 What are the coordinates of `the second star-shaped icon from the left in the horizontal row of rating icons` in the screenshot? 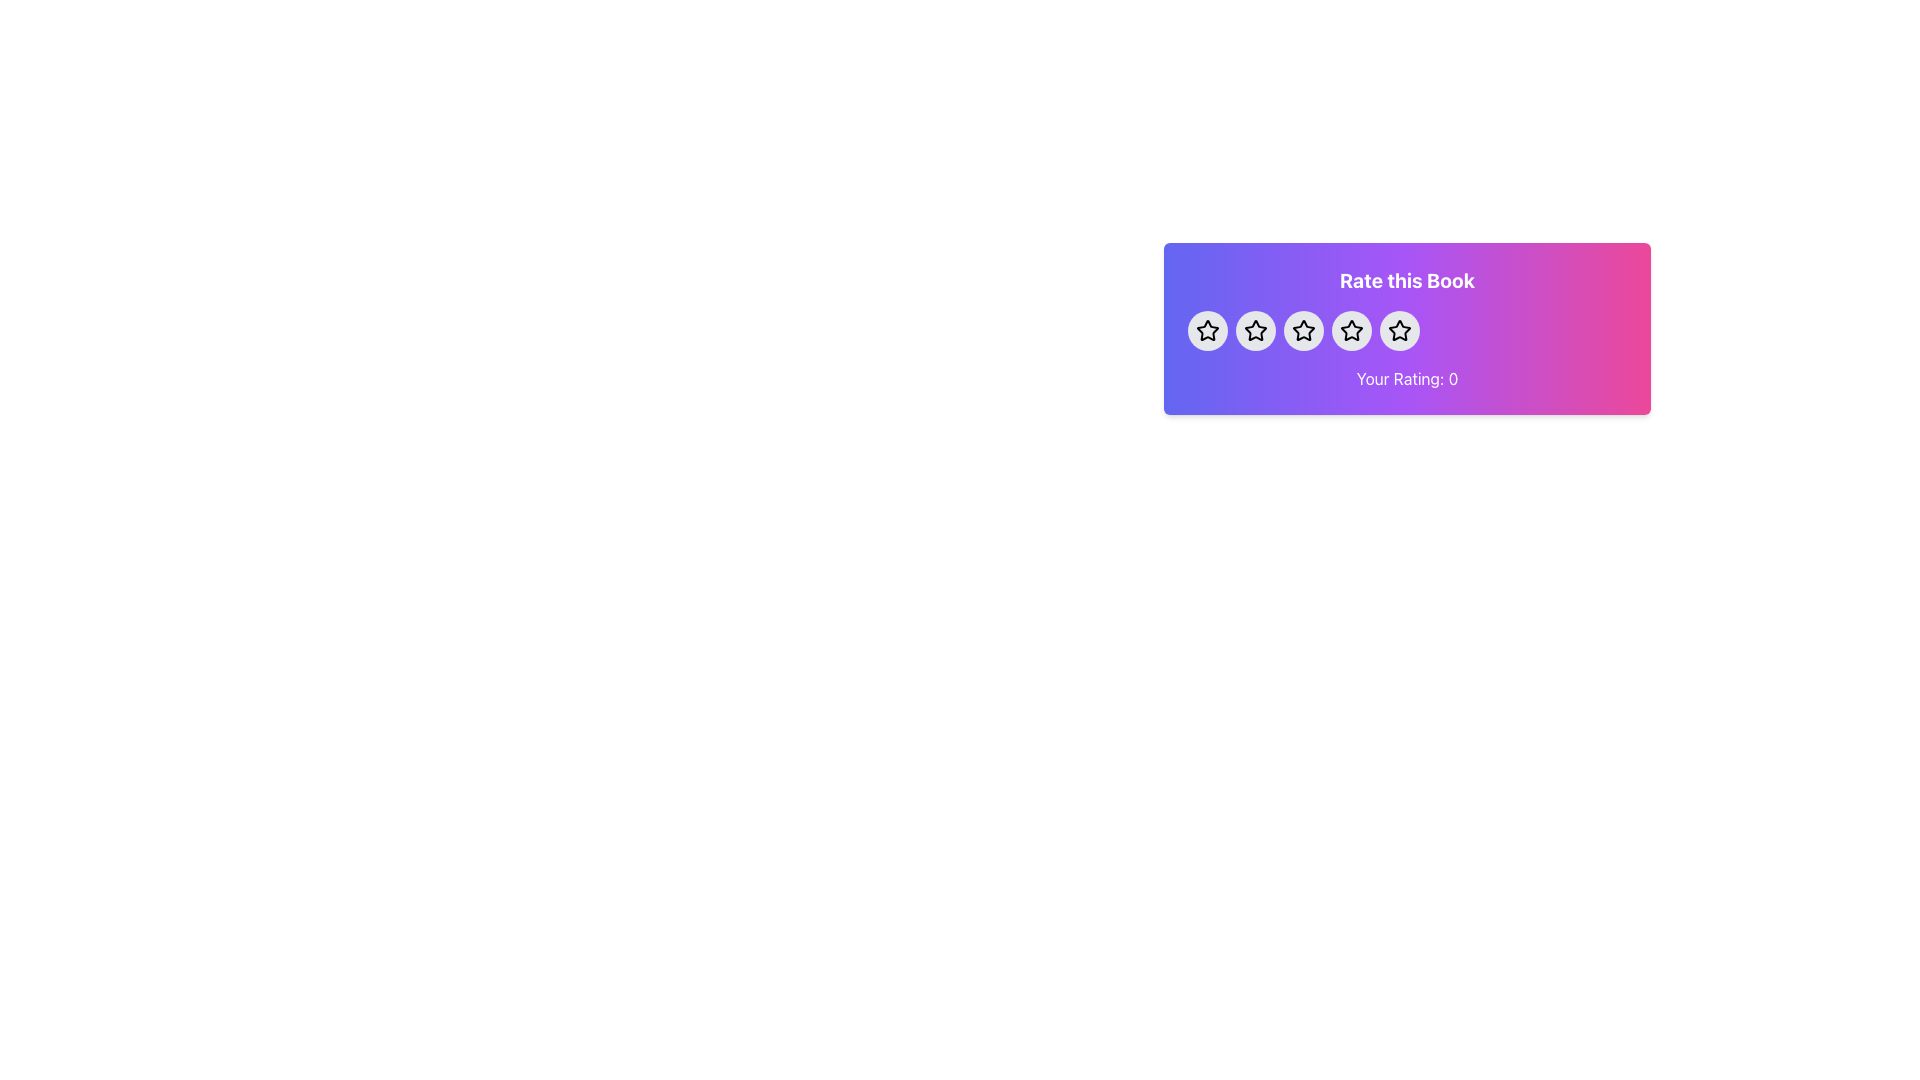 It's located at (1302, 329).